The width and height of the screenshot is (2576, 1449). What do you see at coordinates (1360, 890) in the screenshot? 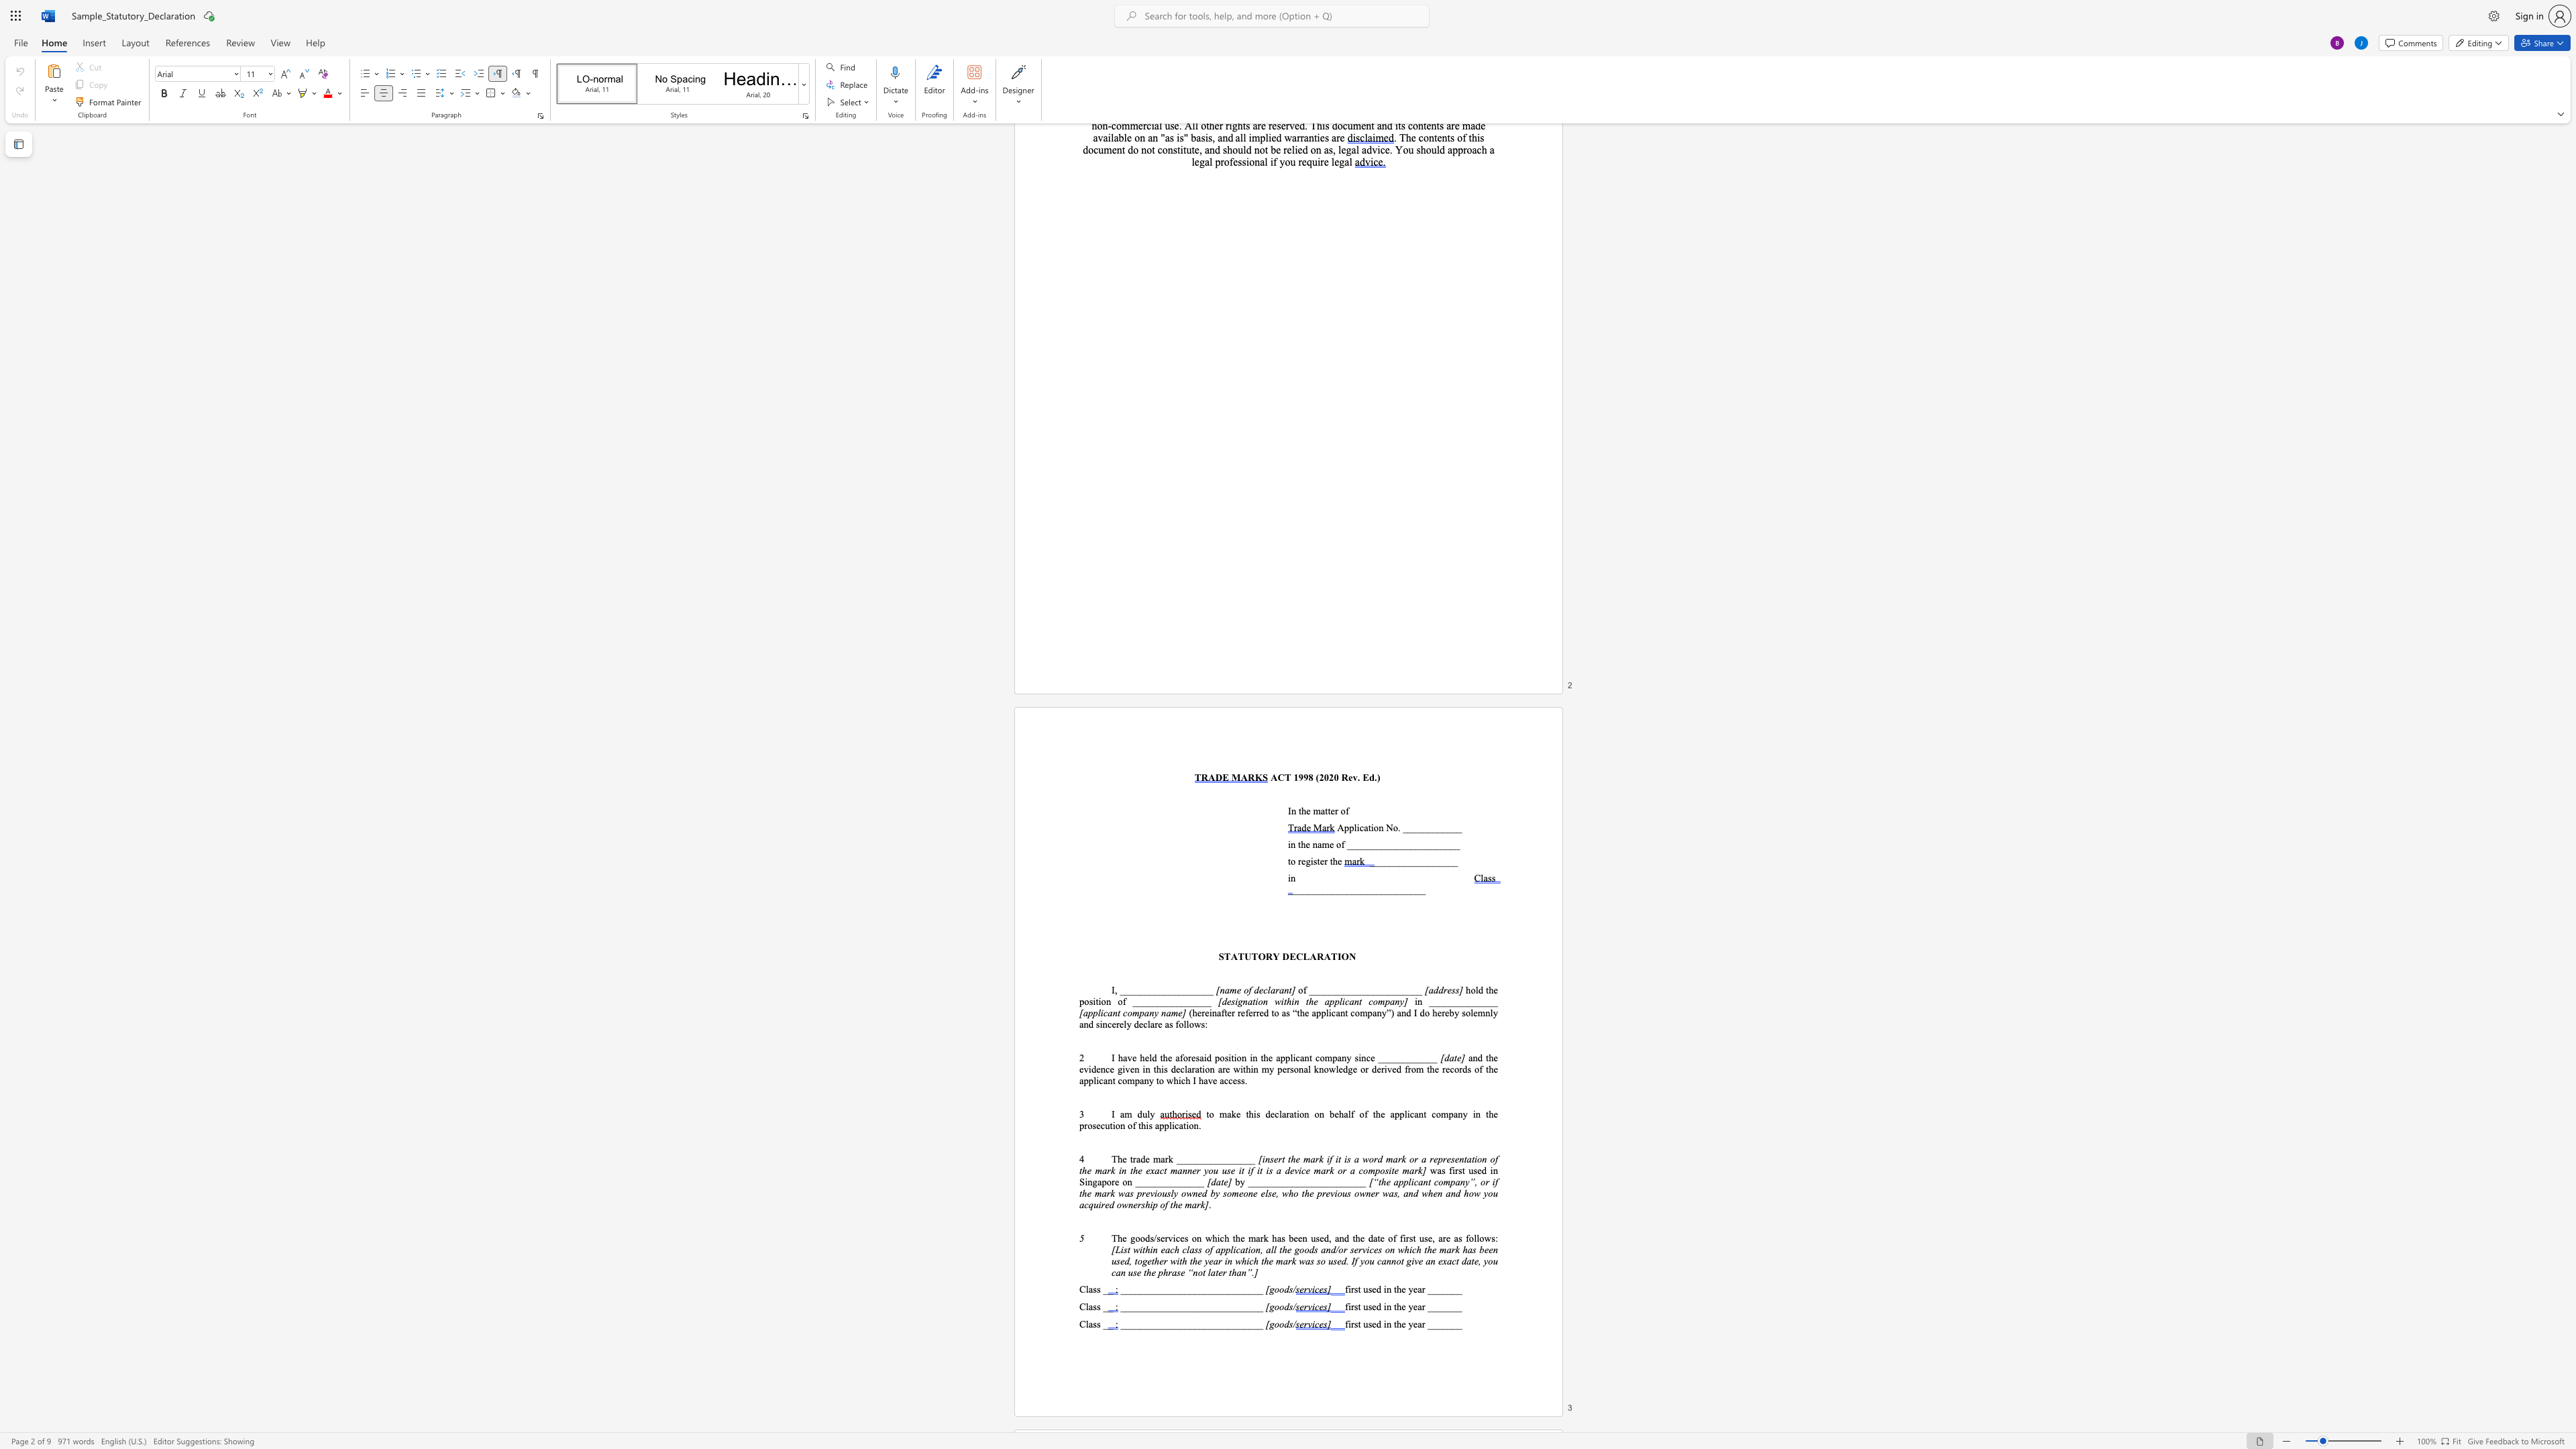
I see `the subset text "_____________" within the text "___________________________"` at bounding box center [1360, 890].